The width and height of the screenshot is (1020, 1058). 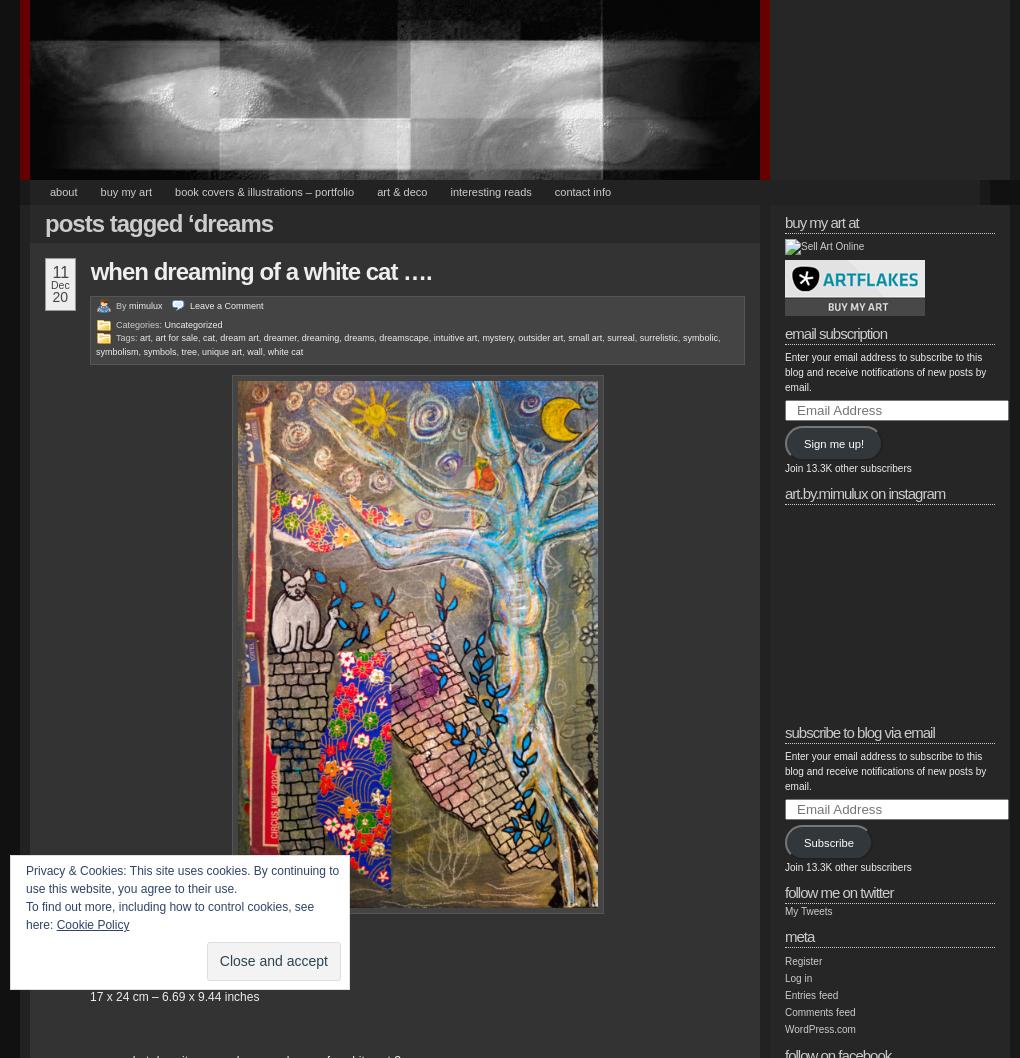 What do you see at coordinates (375, 192) in the screenshot?
I see `'Art & Deco'` at bounding box center [375, 192].